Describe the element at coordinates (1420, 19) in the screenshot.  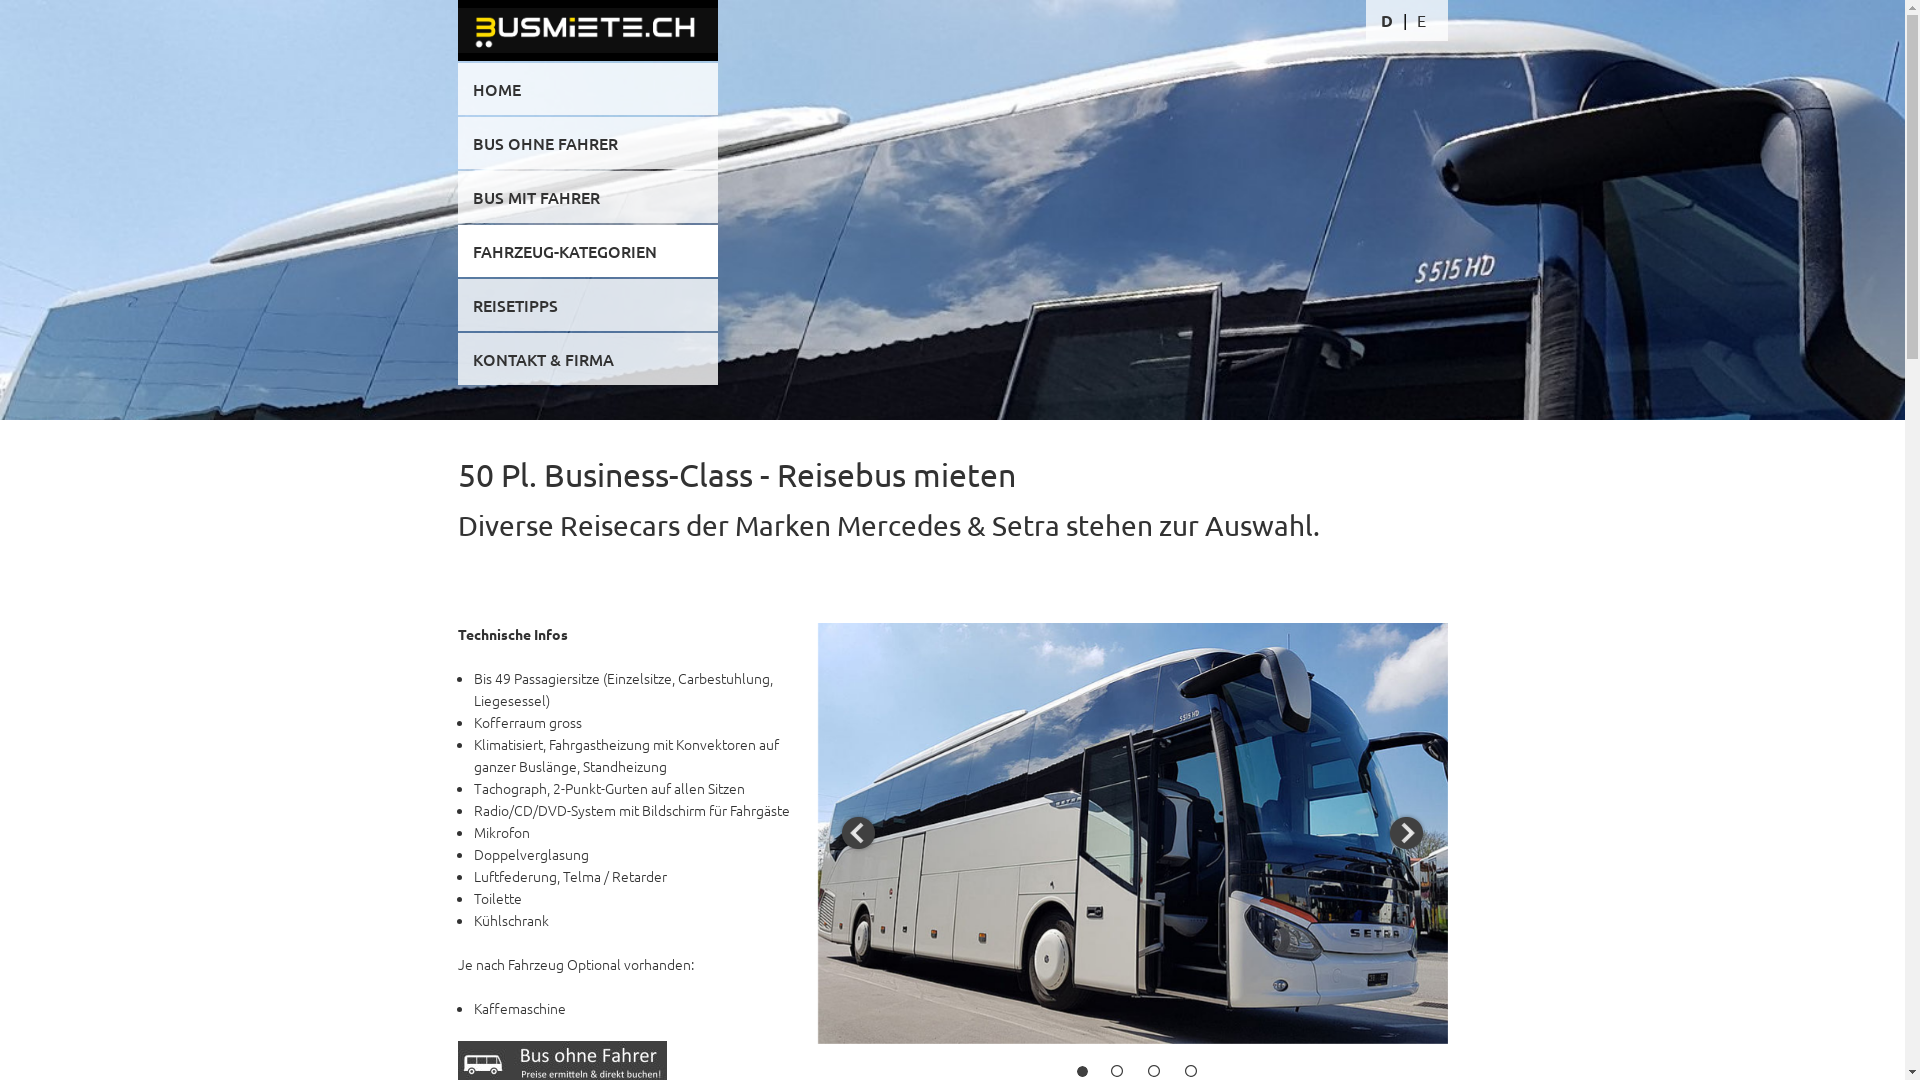
I see `'E'` at that location.